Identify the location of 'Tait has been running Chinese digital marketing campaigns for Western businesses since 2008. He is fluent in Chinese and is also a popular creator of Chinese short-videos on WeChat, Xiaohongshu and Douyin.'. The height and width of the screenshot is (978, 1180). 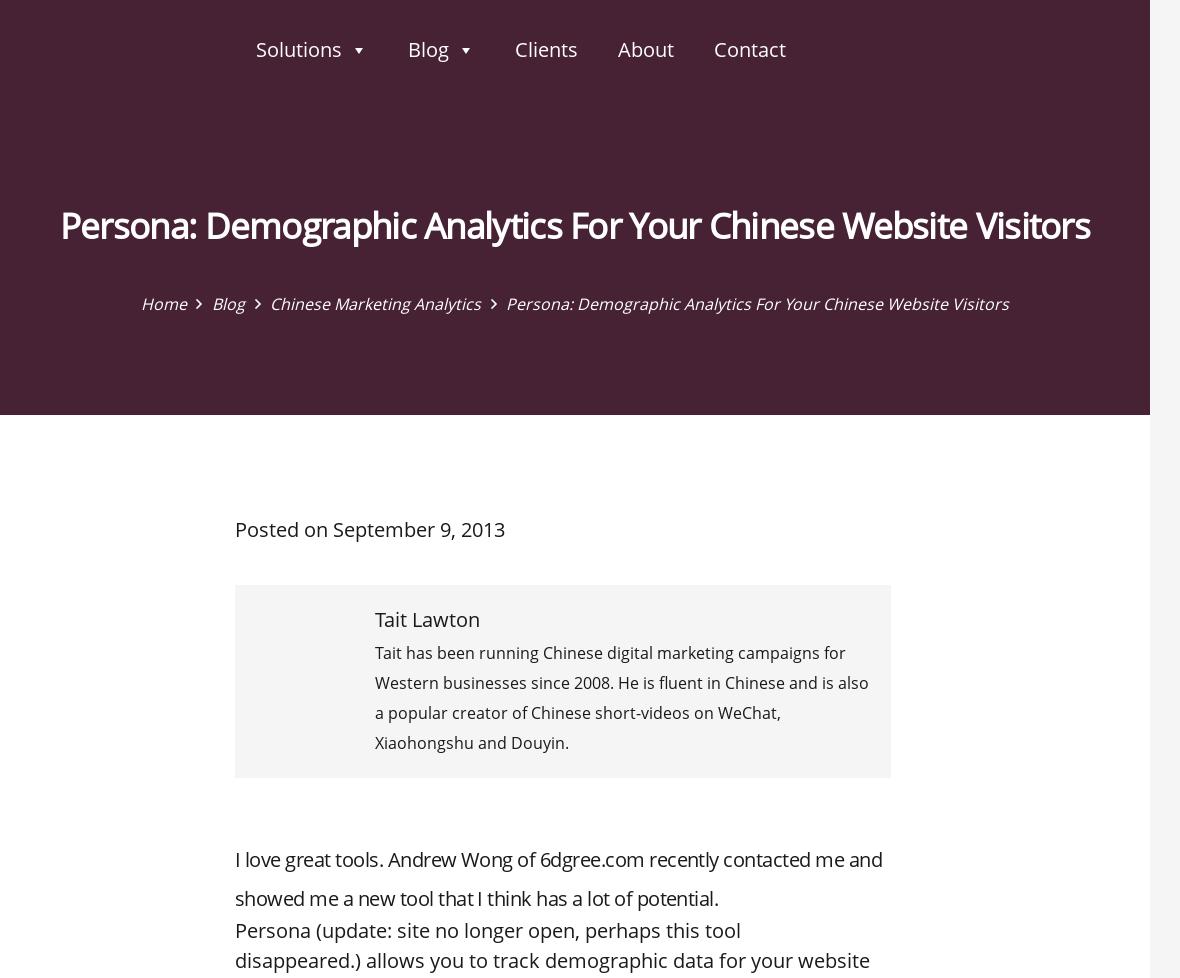
(620, 697).